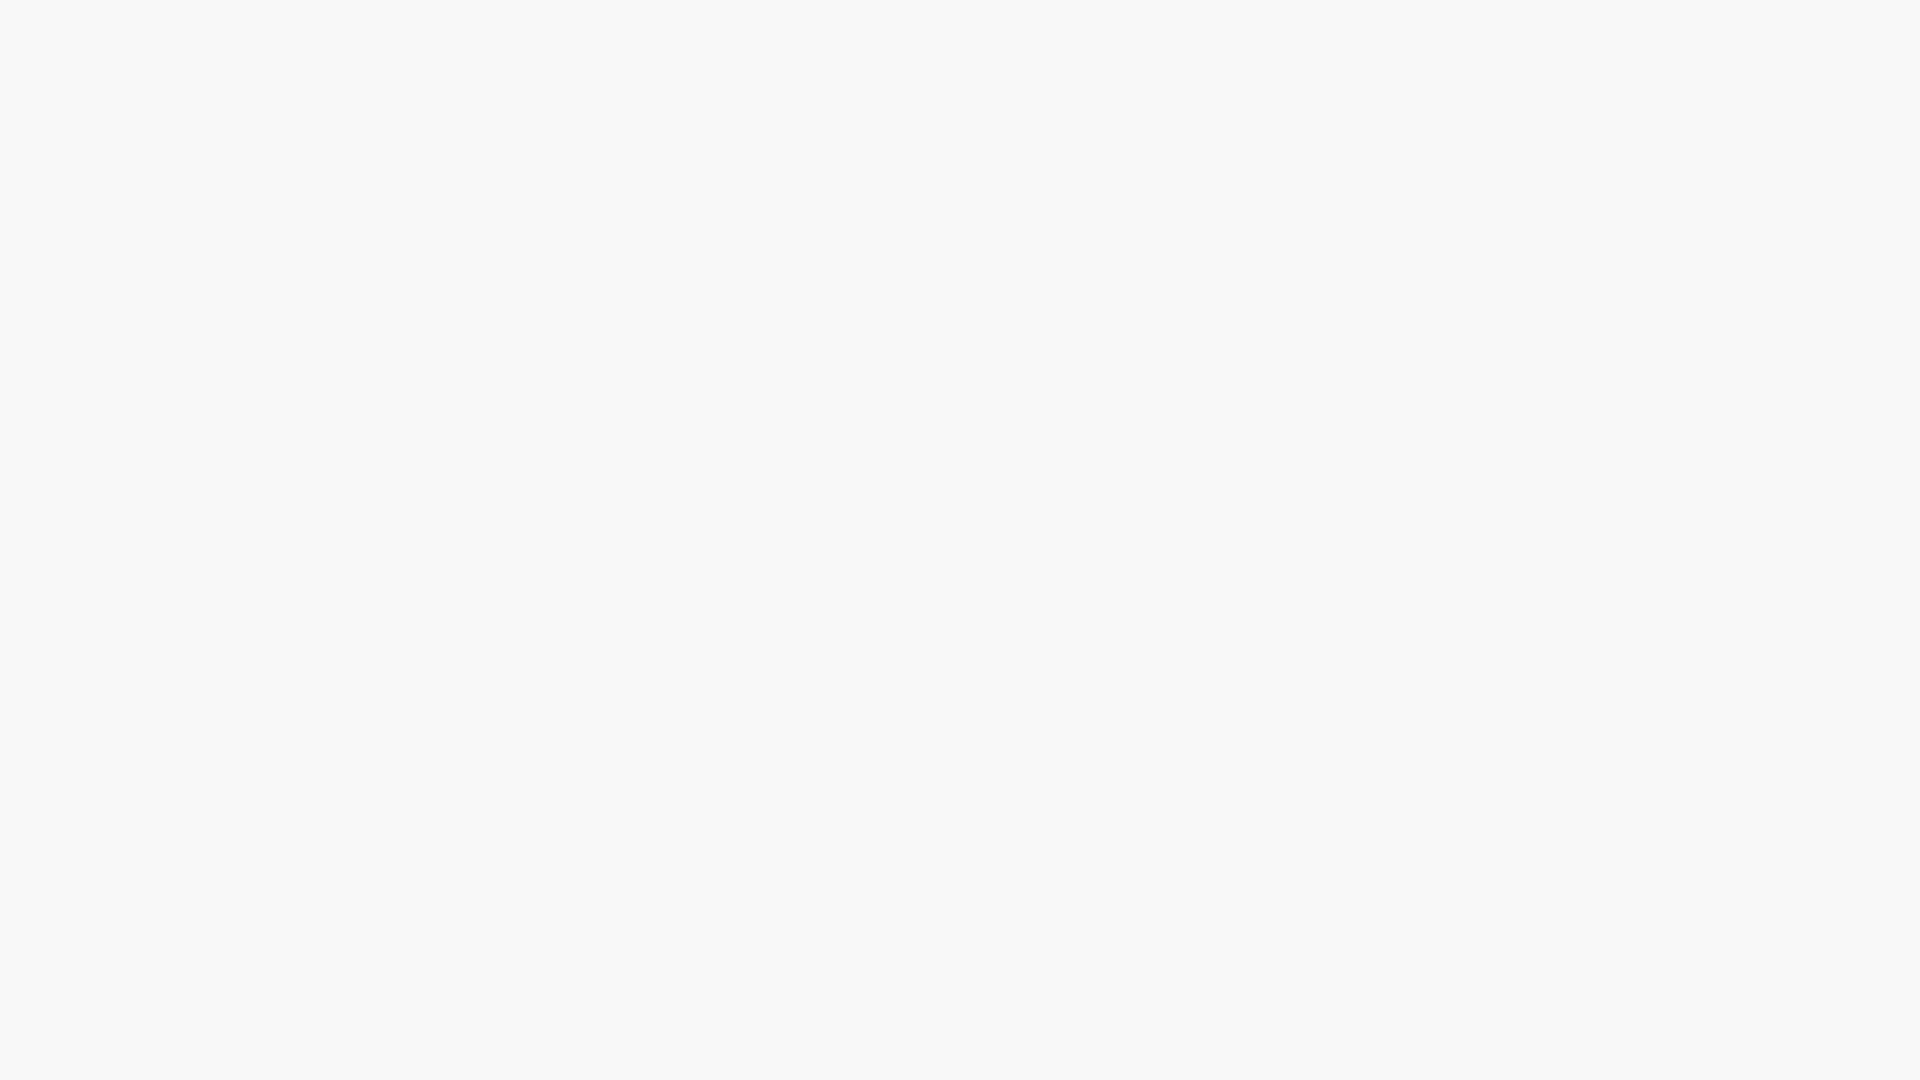 The height and width of the screenshot is (1080, 1920). Describe the element at coordinates (331, 991) in the screenshot. I see `Botao Compartilhar` at that location.